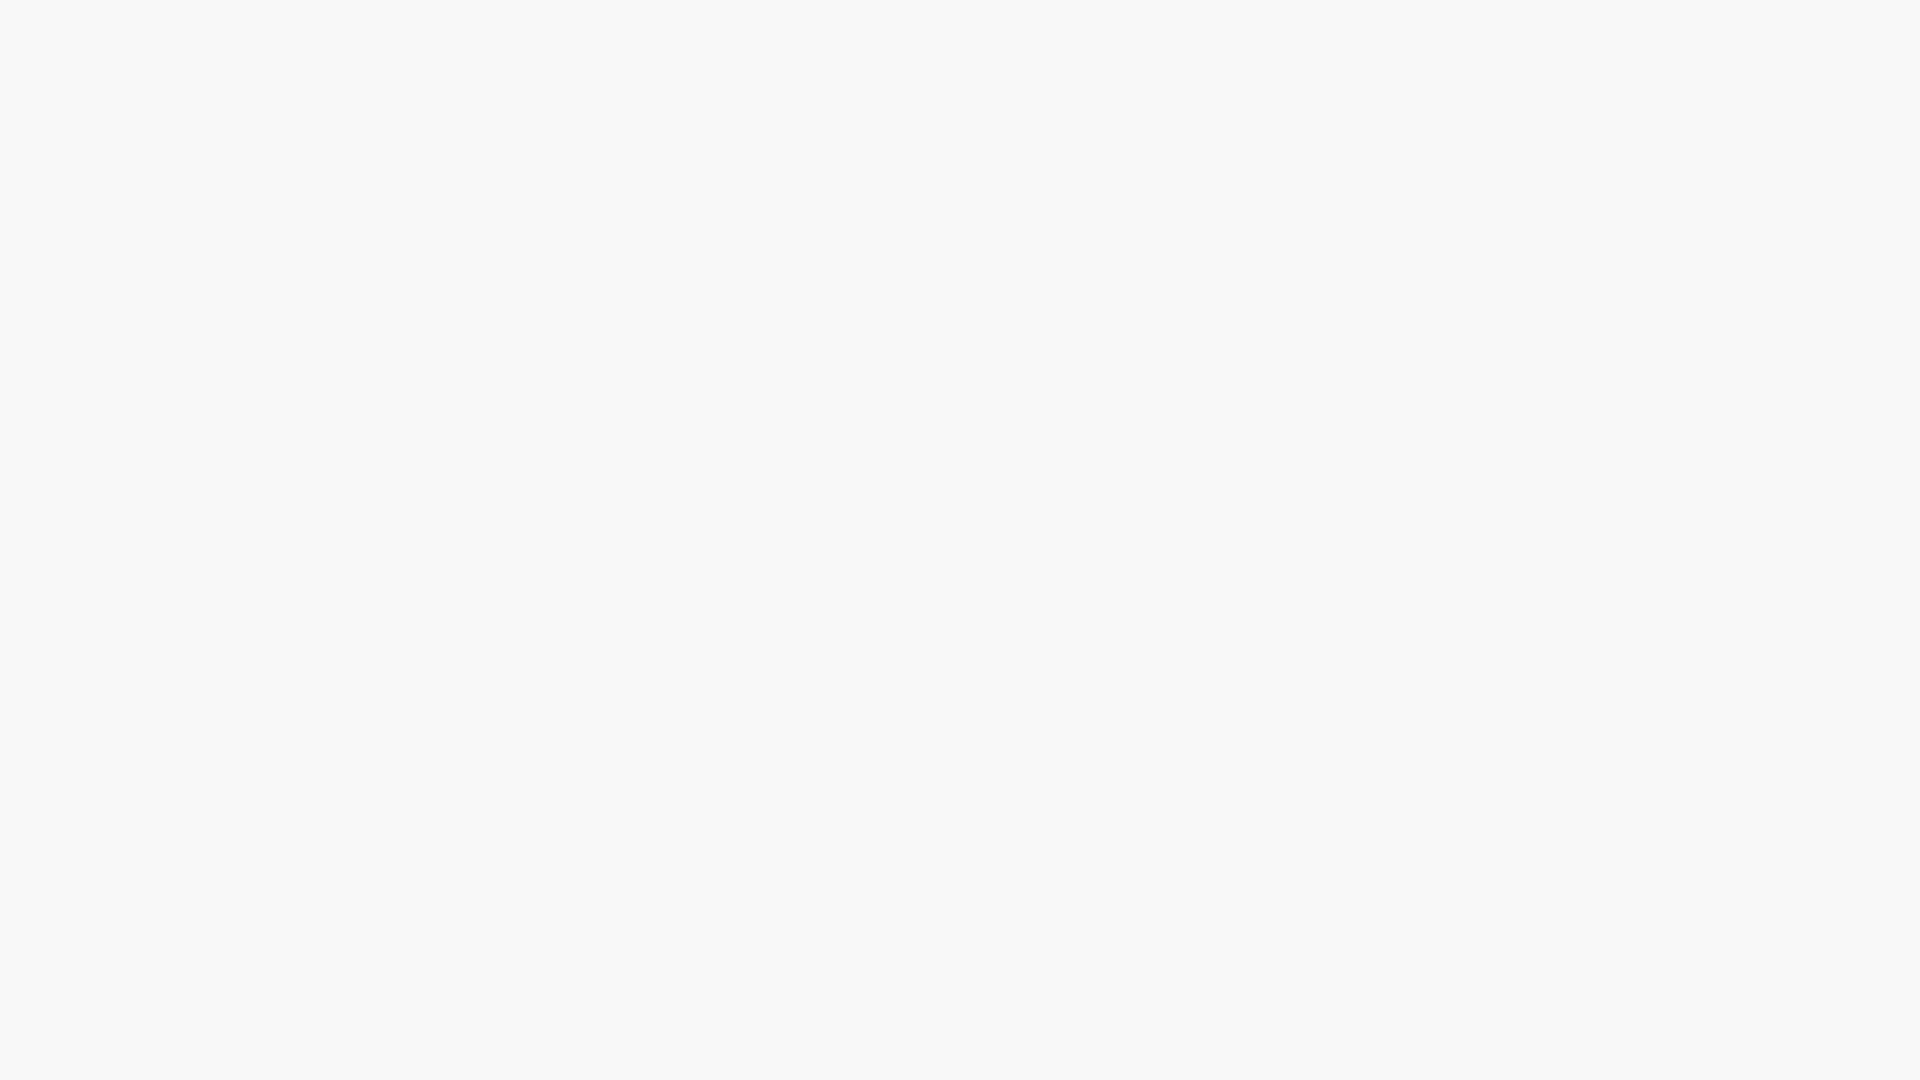 The height and width of the screenshot is (1080, 1920). Describe the element at coordinates (331, 991) in the screenshot. I see `Botao Compartilhar` at that location.